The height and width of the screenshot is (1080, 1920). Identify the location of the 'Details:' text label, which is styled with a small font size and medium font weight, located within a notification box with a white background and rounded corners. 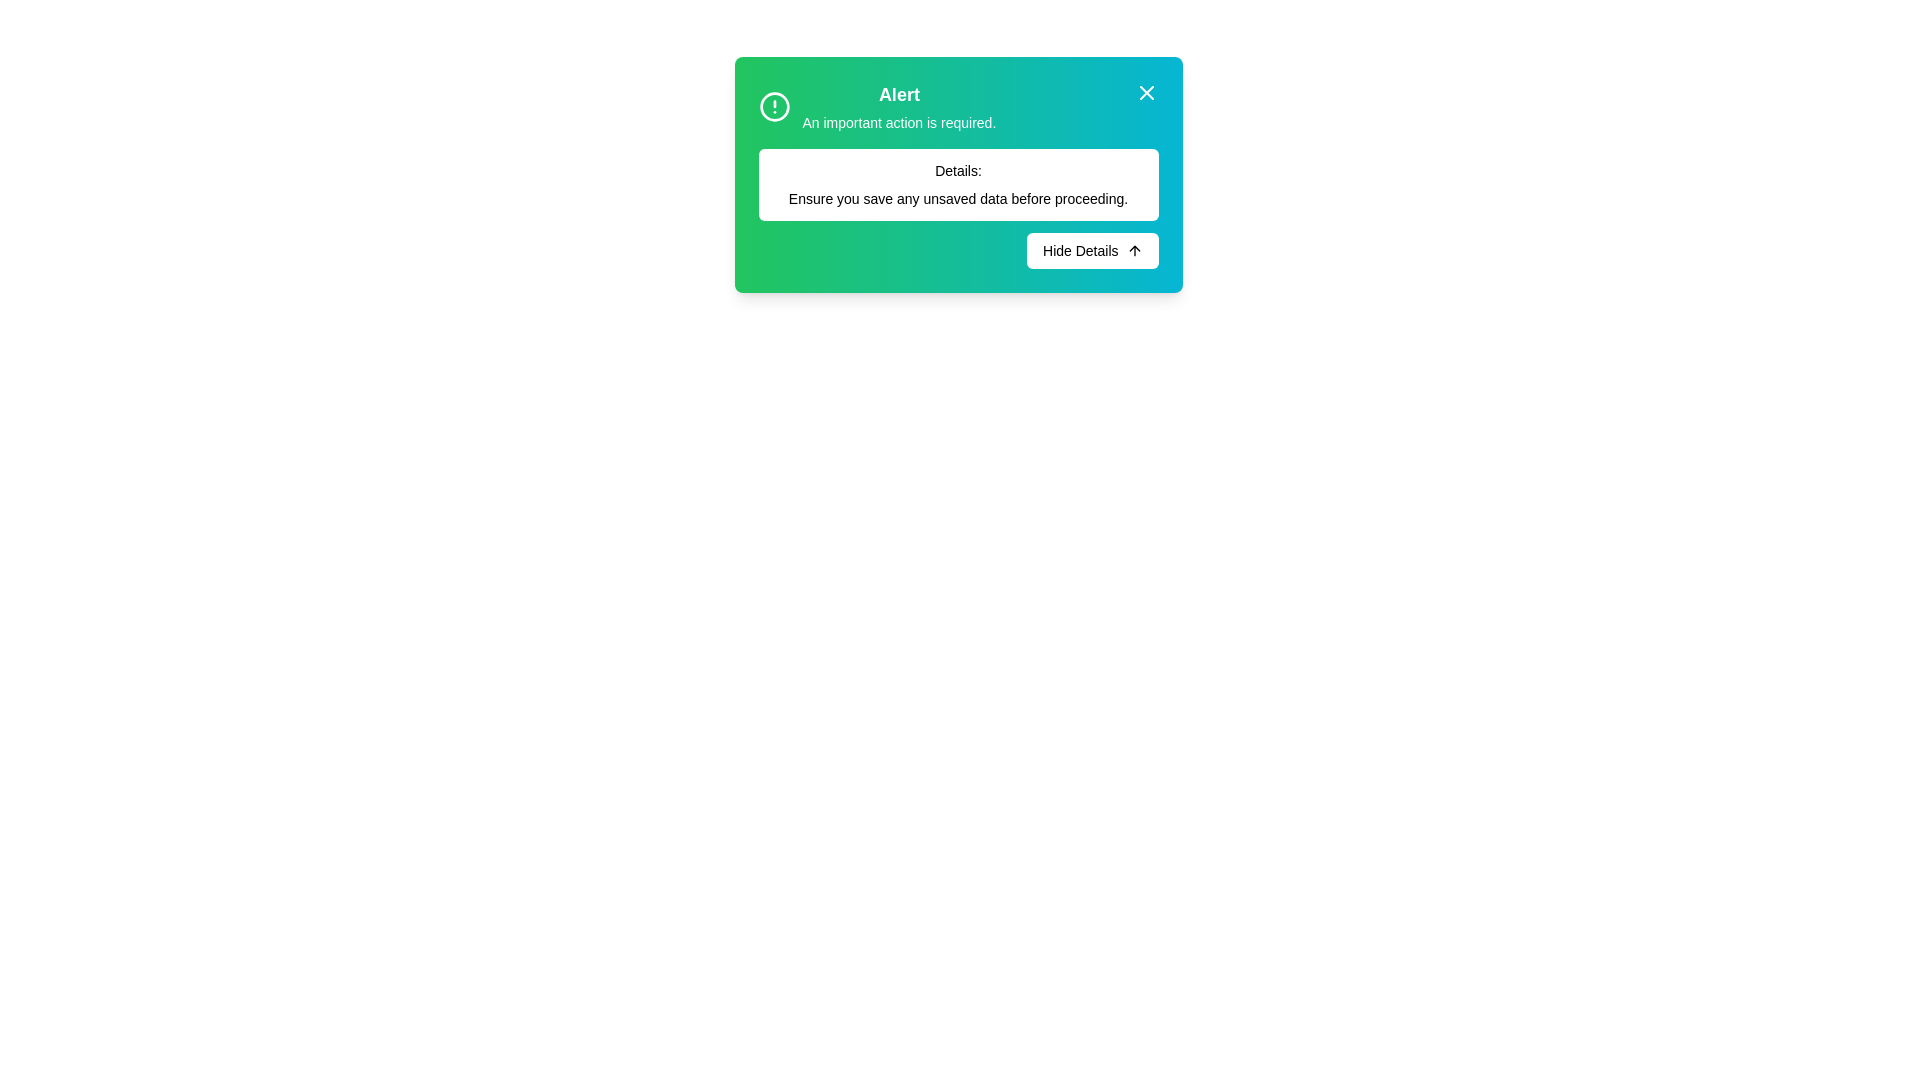
(957, 169).